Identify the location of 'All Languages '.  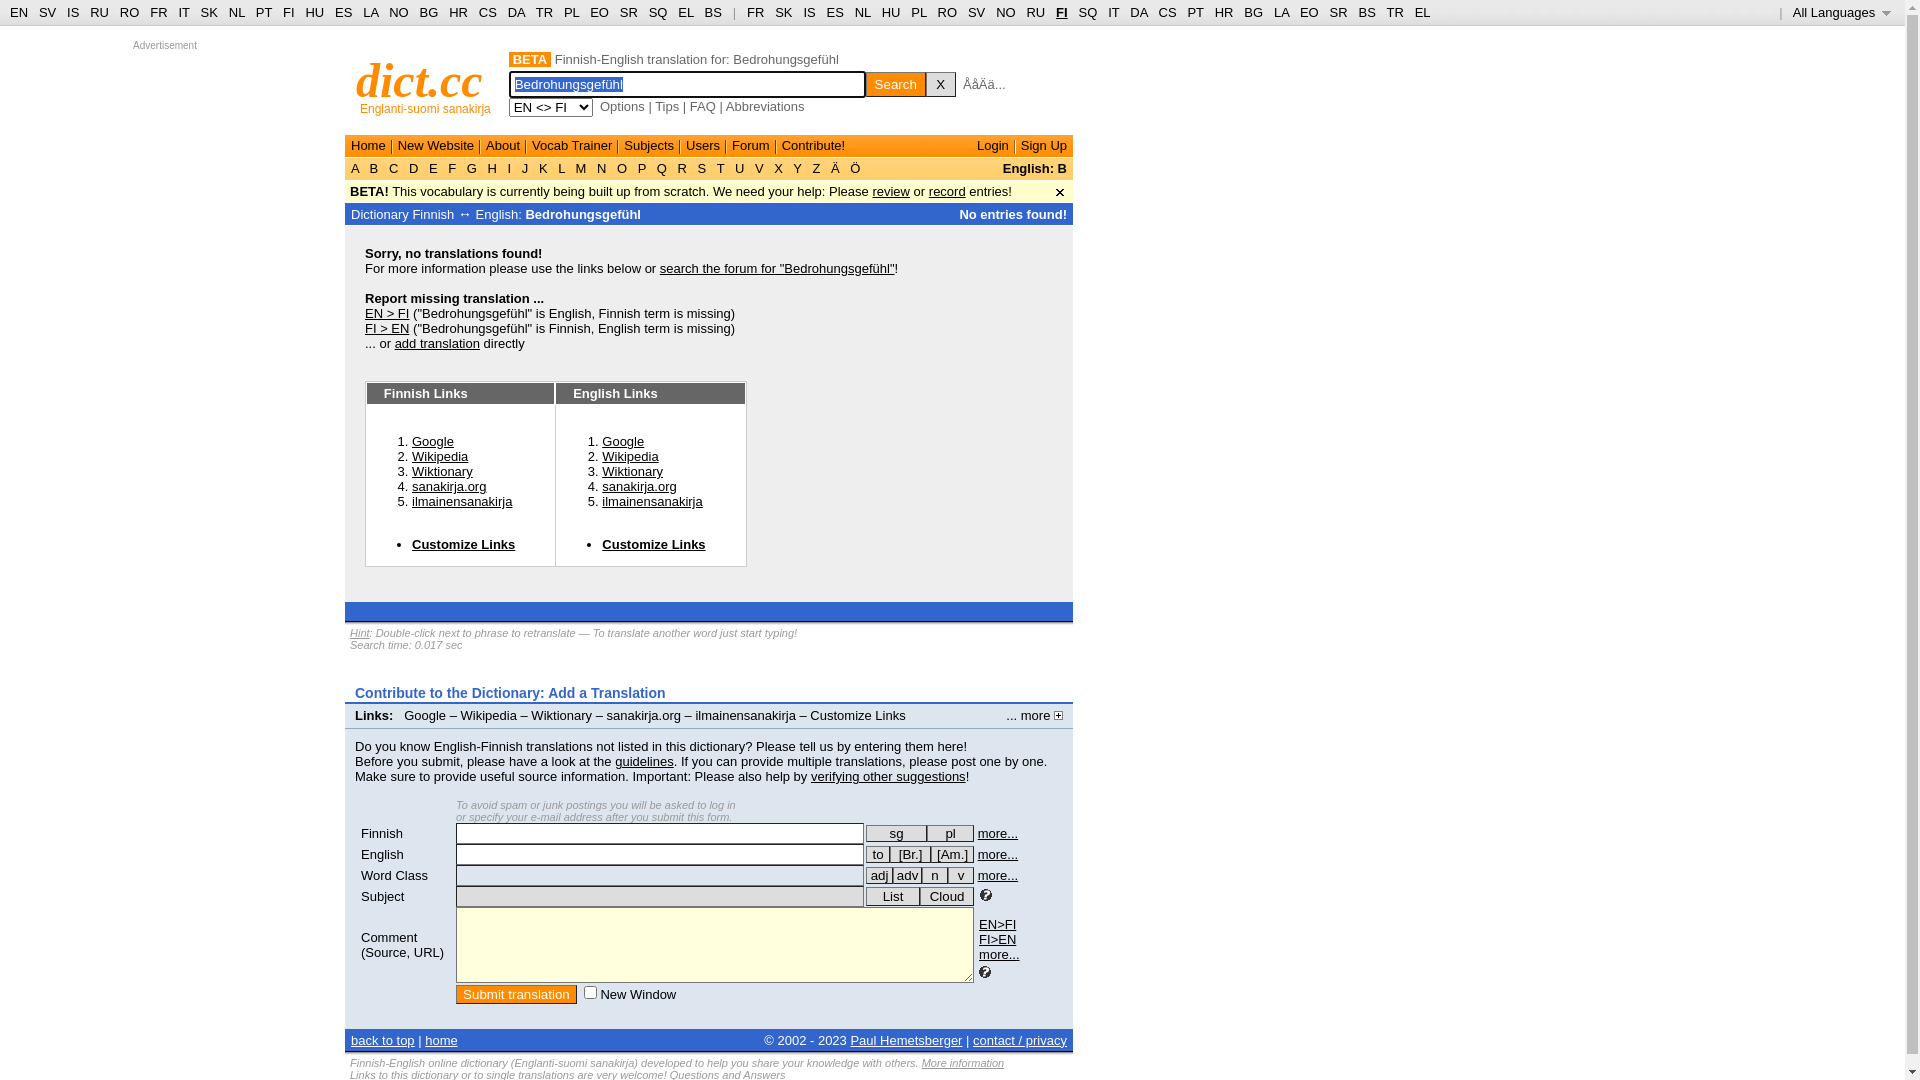
(1841, 12).